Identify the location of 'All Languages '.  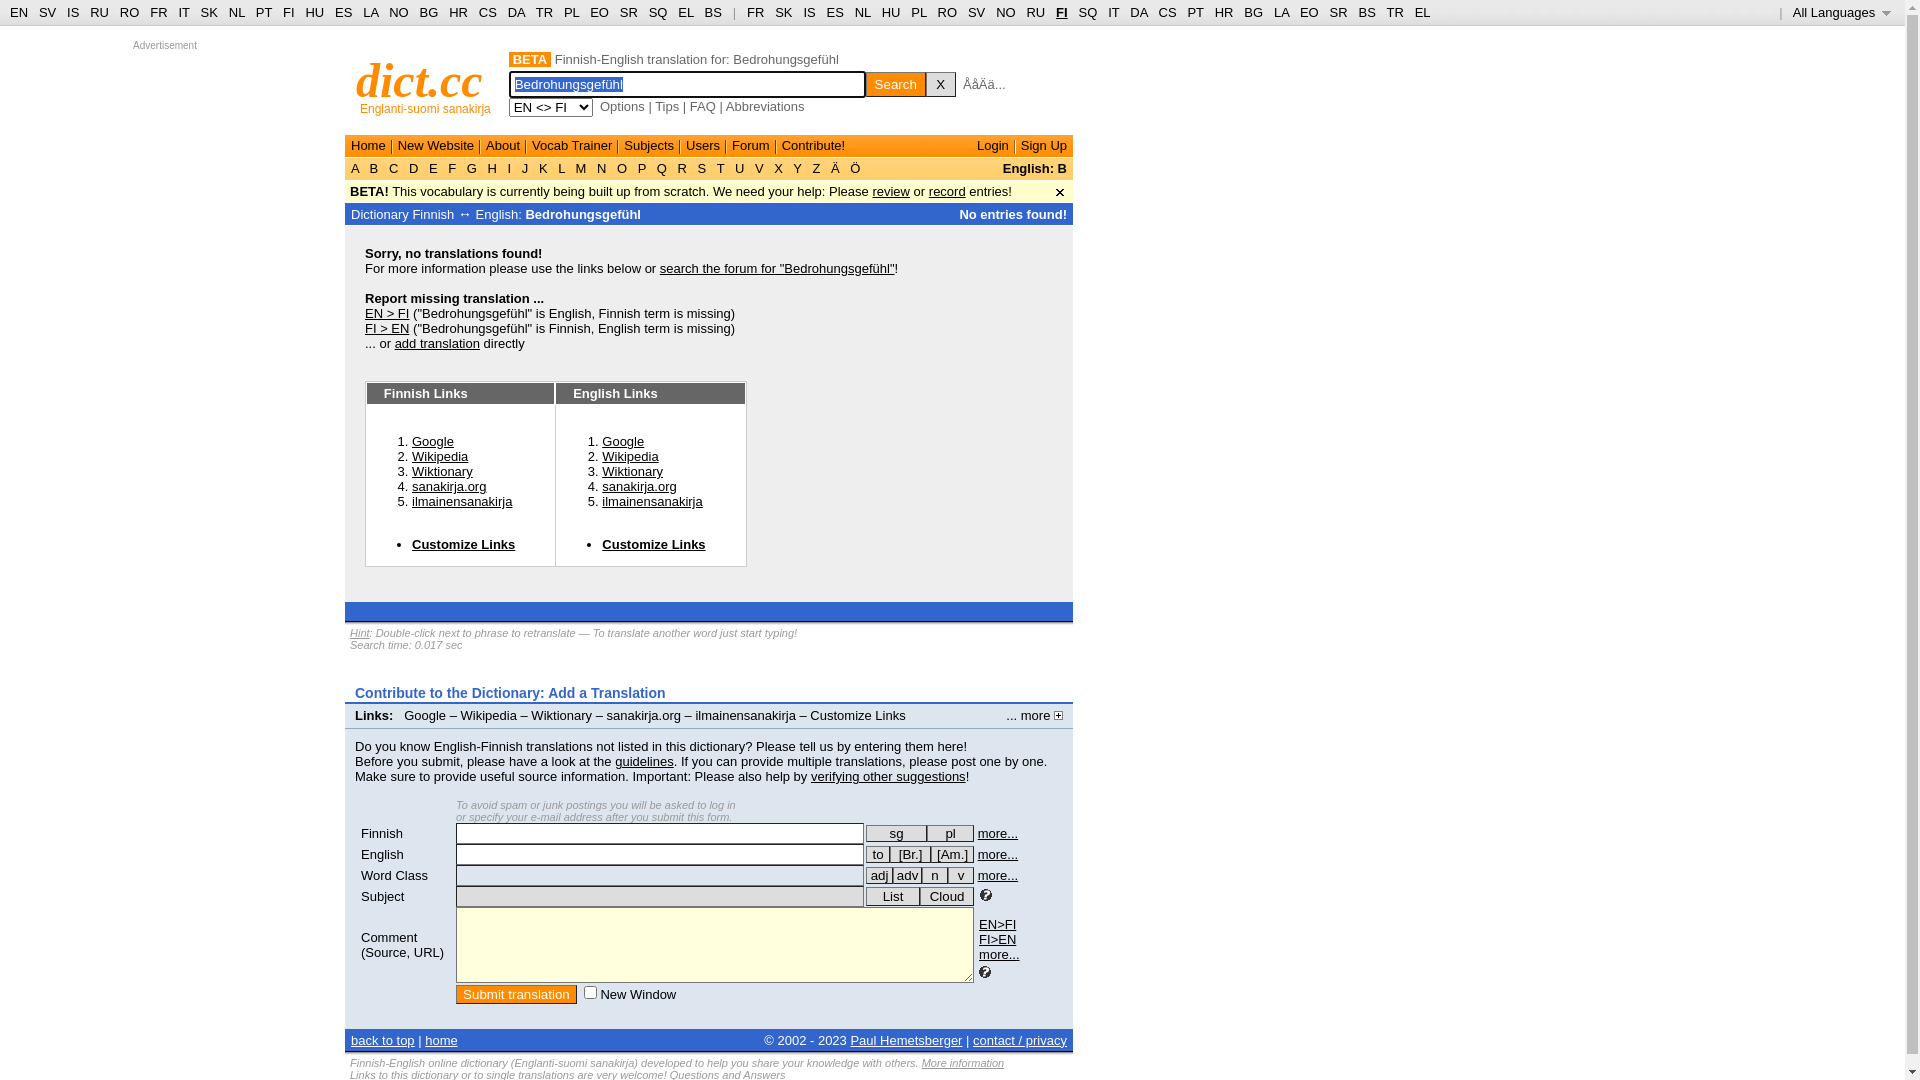
(1841, 12).